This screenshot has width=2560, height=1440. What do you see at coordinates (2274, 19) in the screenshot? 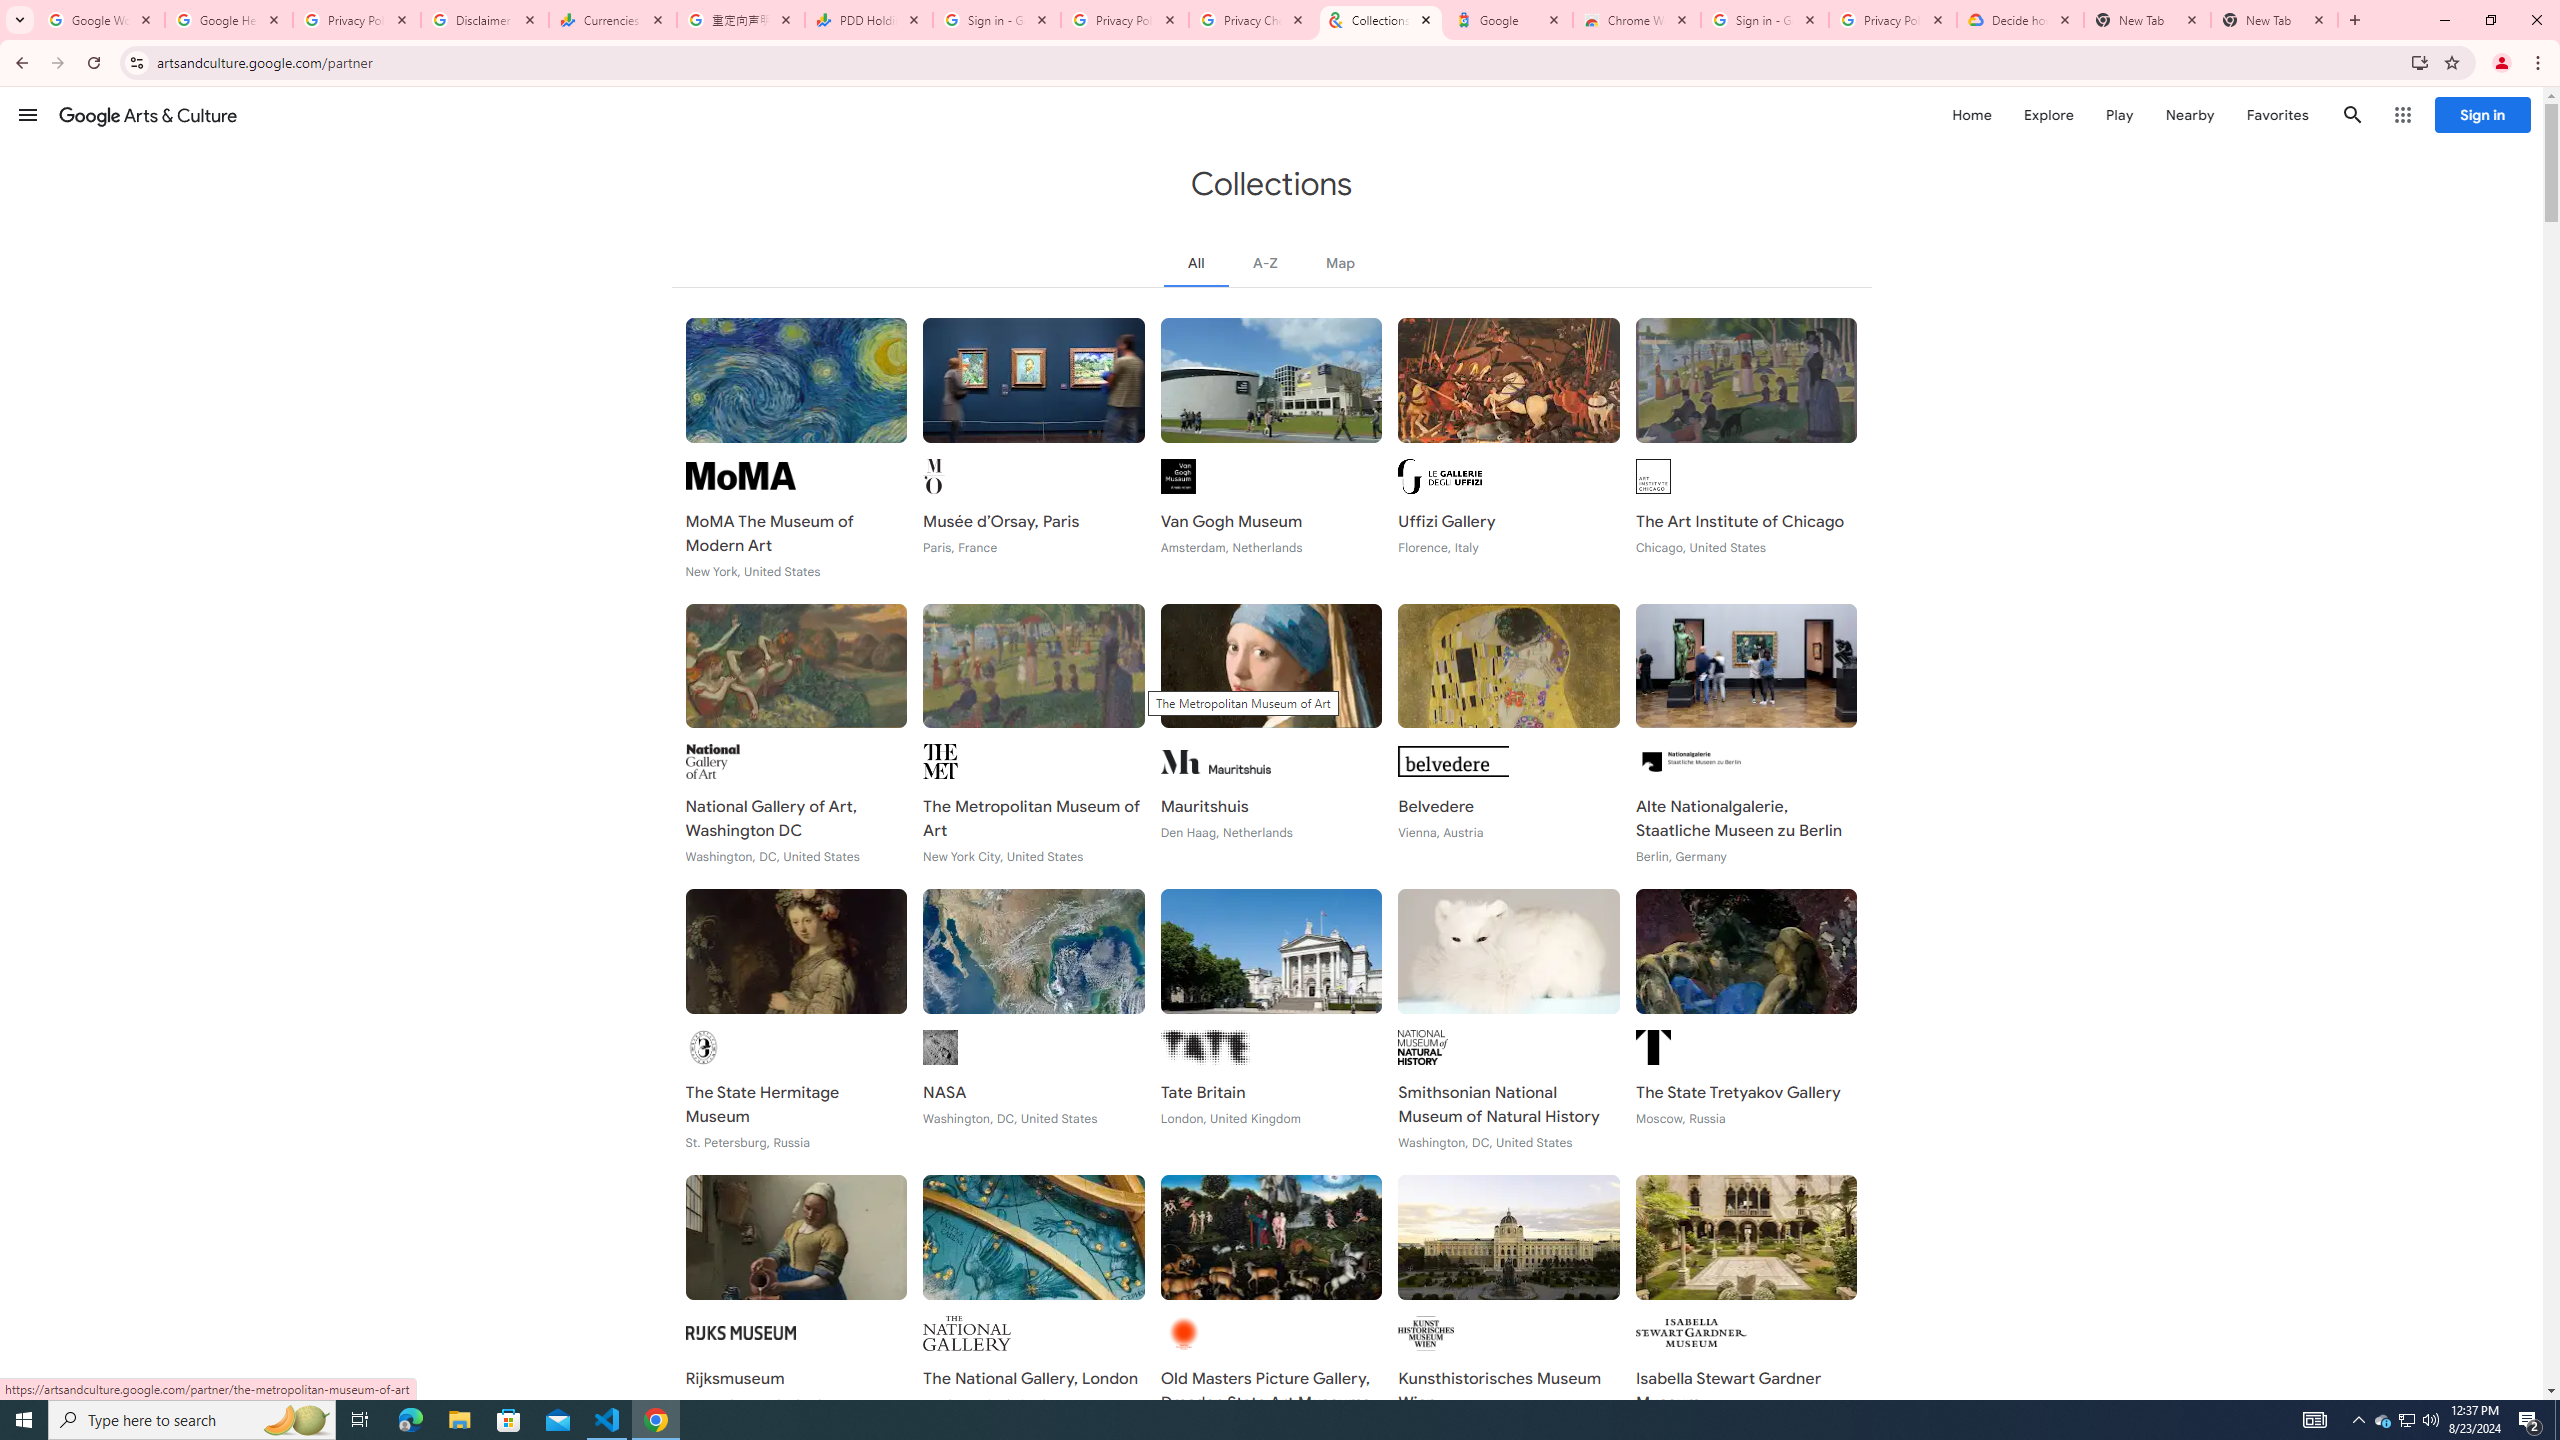
I see `'New Tab'` at bounding box center [2274, 19].